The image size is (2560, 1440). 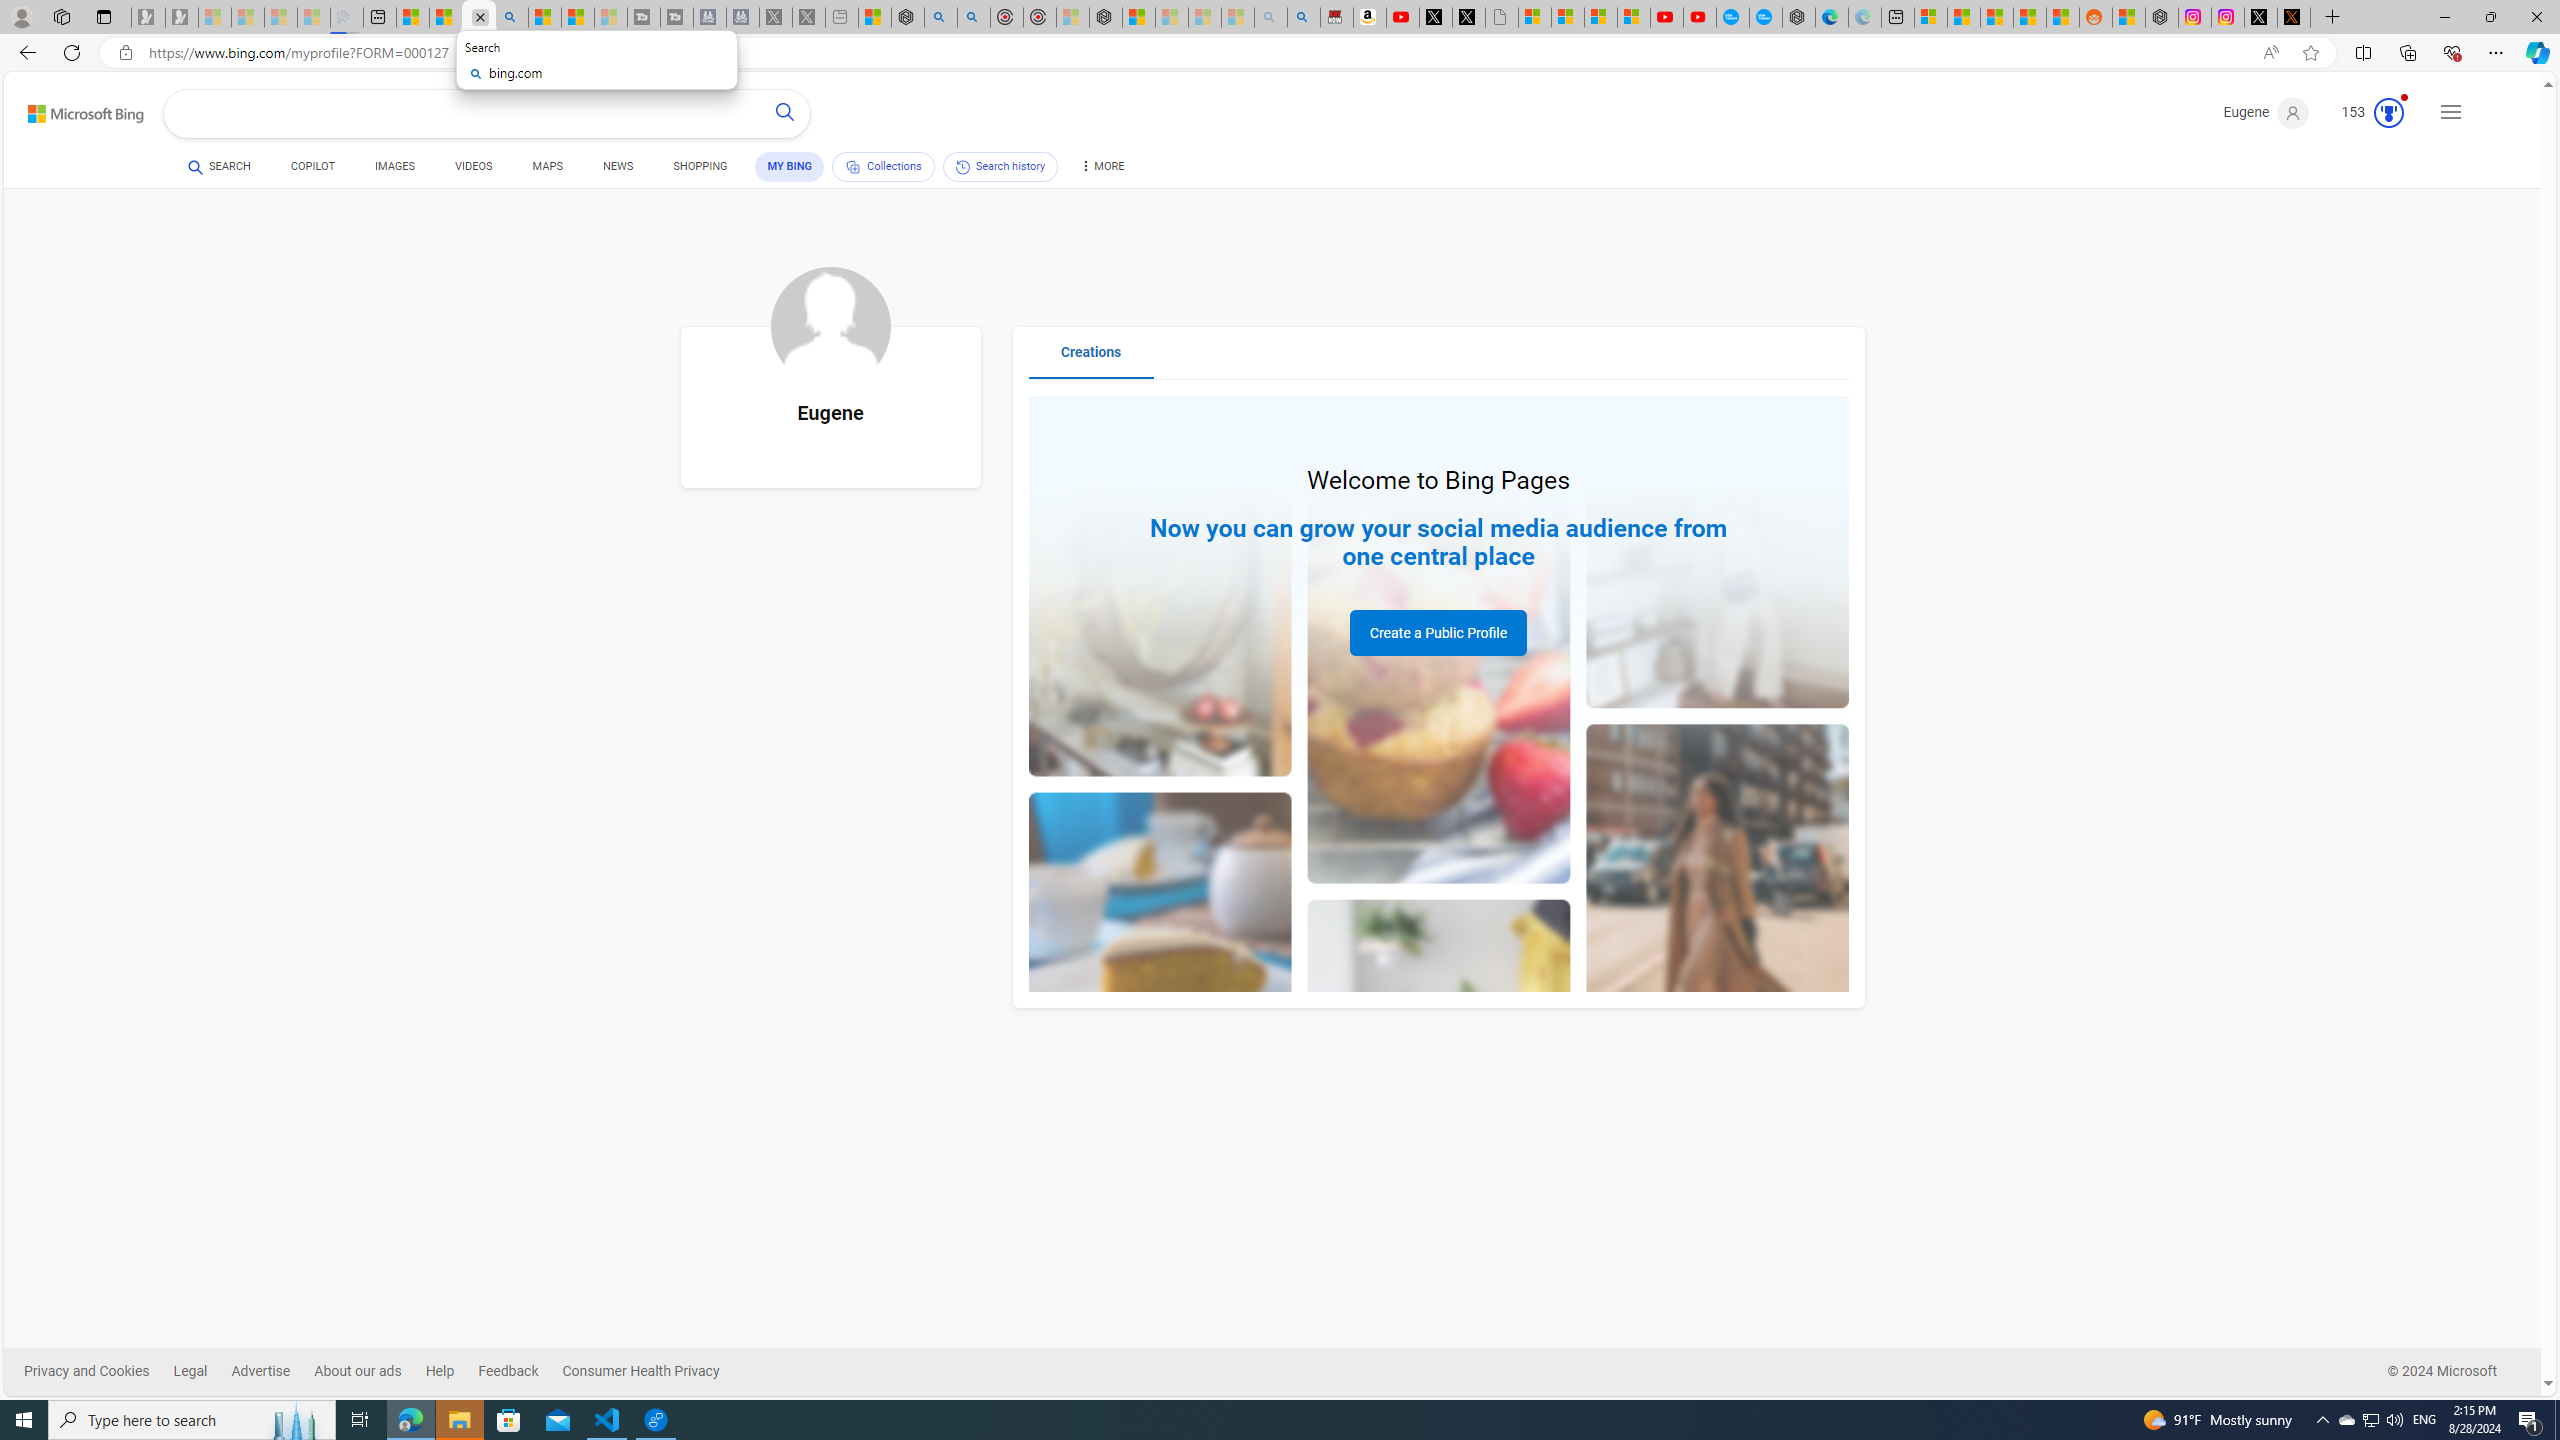 I want to click on 'SEARCH', so click(x=220, y=166).